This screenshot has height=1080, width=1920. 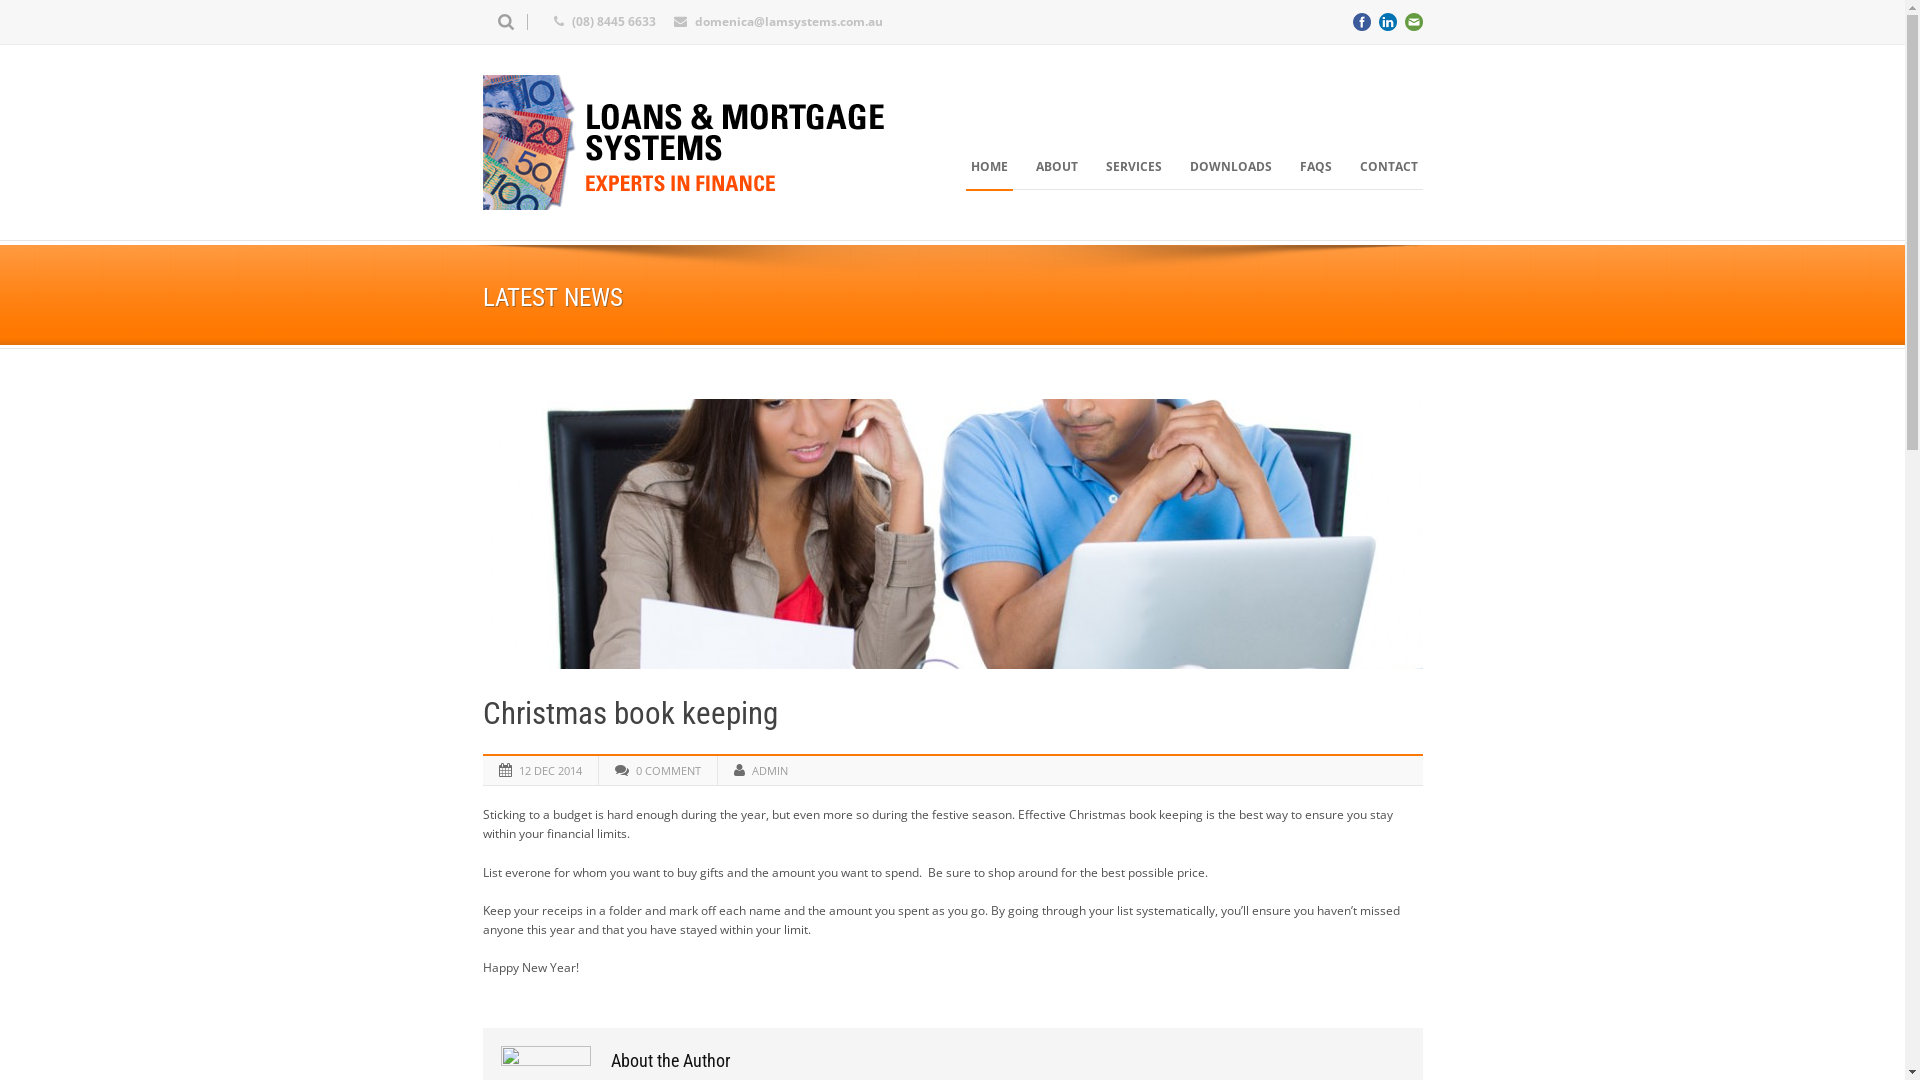 I want to click on 'DOWNLOADS', so click(x=1184, y=165).